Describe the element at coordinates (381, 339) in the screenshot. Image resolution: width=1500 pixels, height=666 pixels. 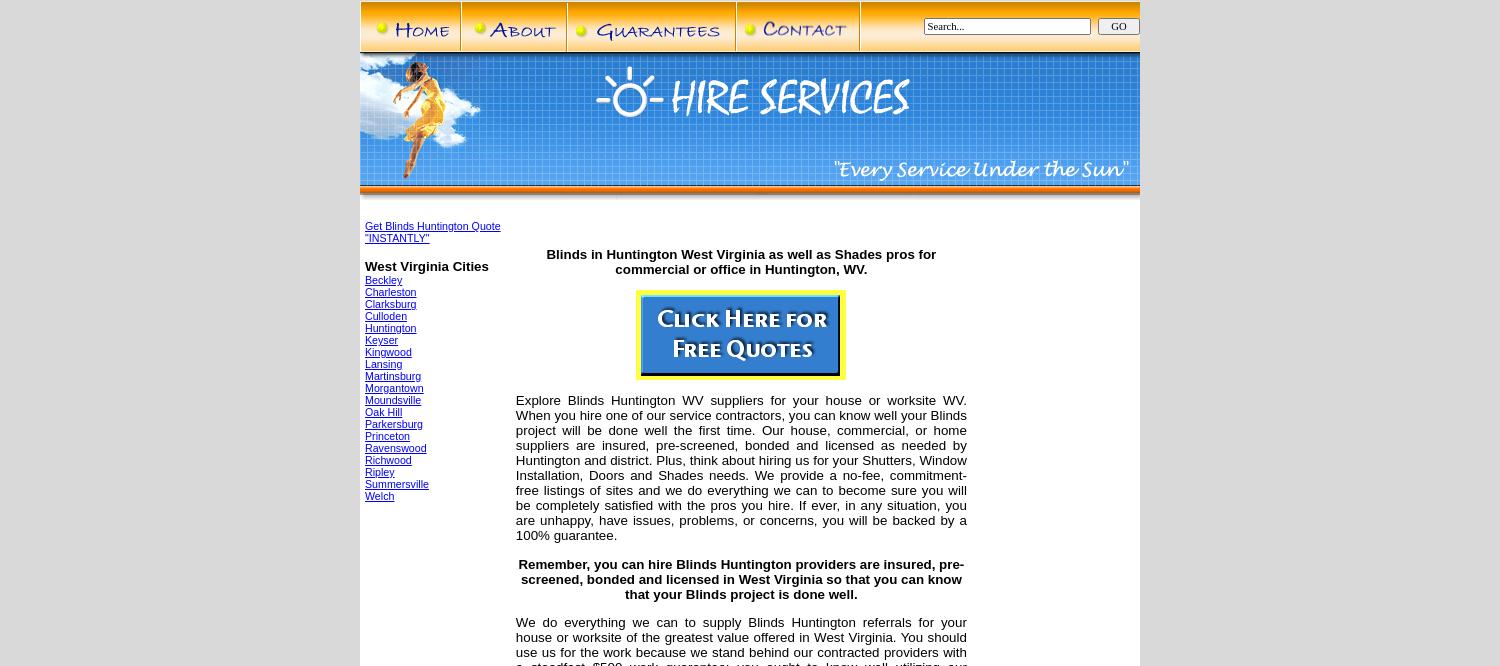
I see `'Keyser'` at that location.